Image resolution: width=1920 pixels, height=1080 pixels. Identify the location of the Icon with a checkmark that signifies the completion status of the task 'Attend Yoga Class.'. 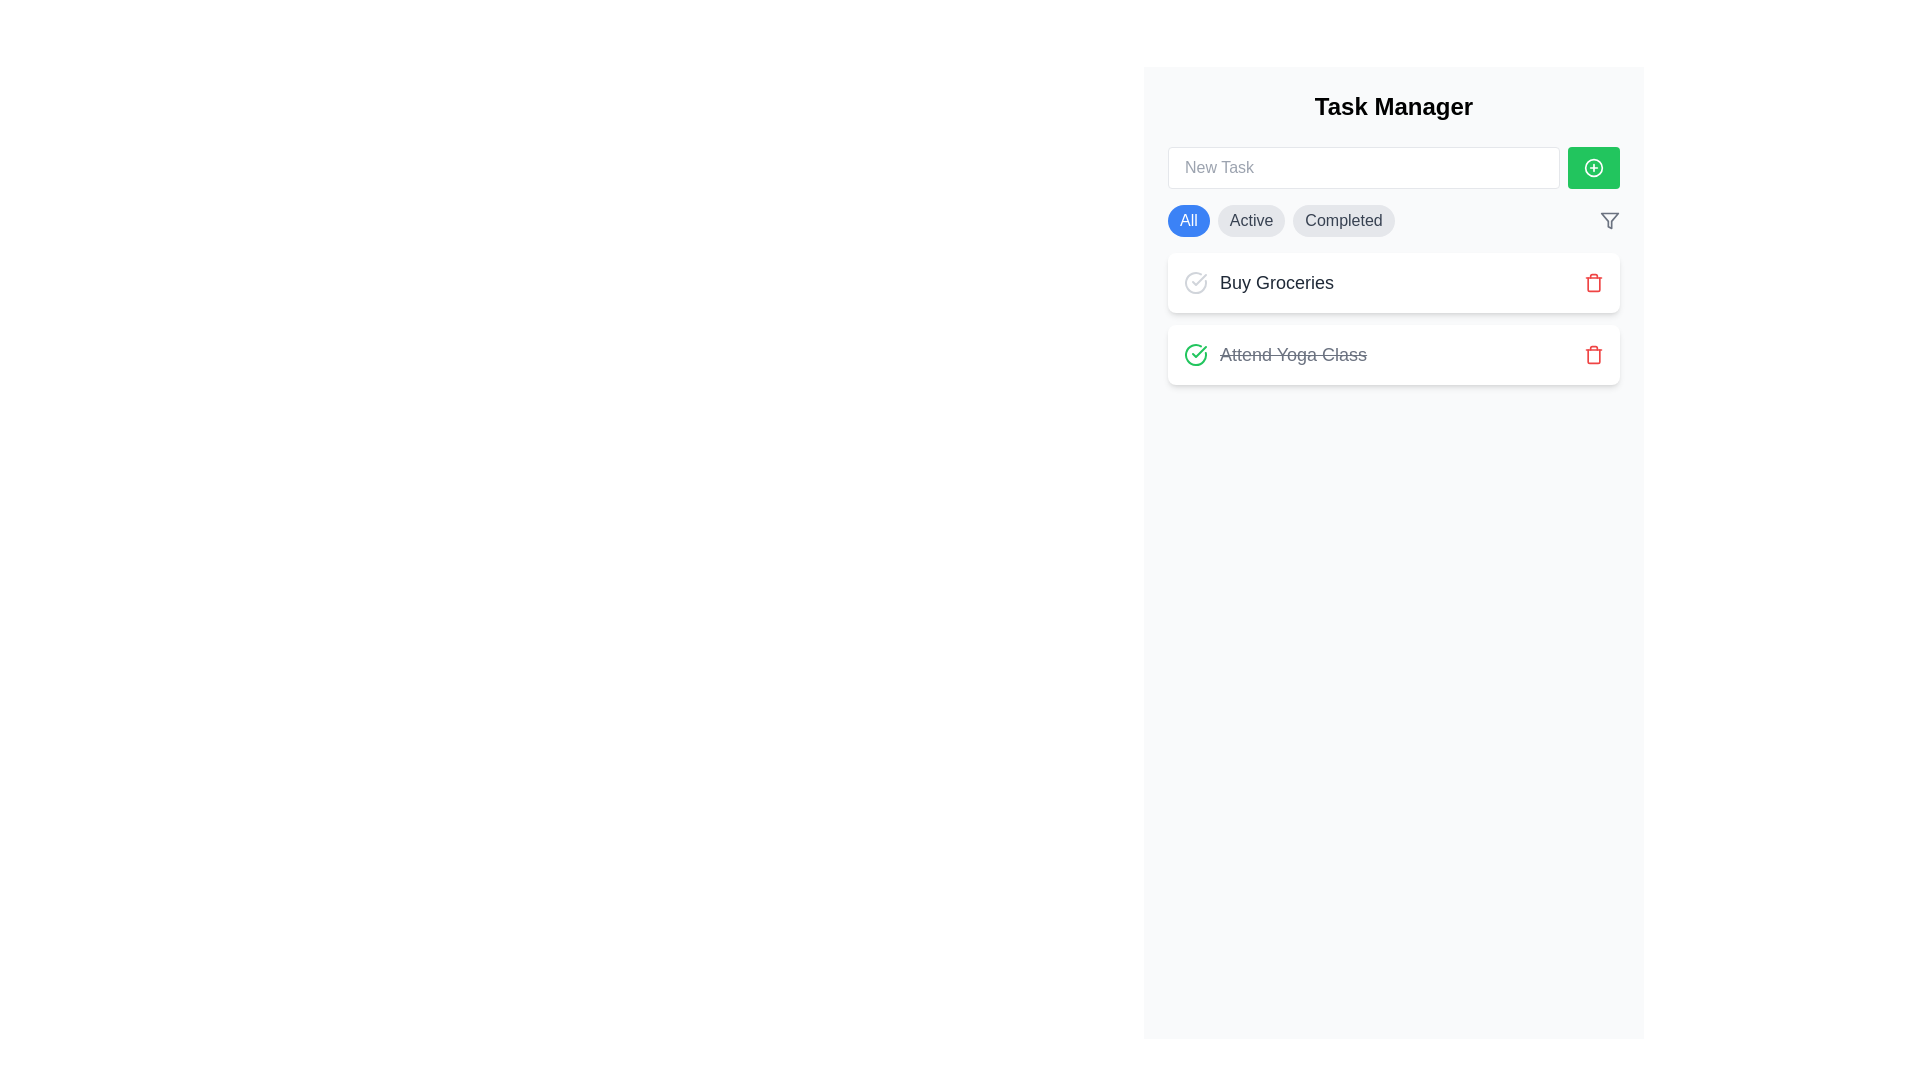
(1195, 353).